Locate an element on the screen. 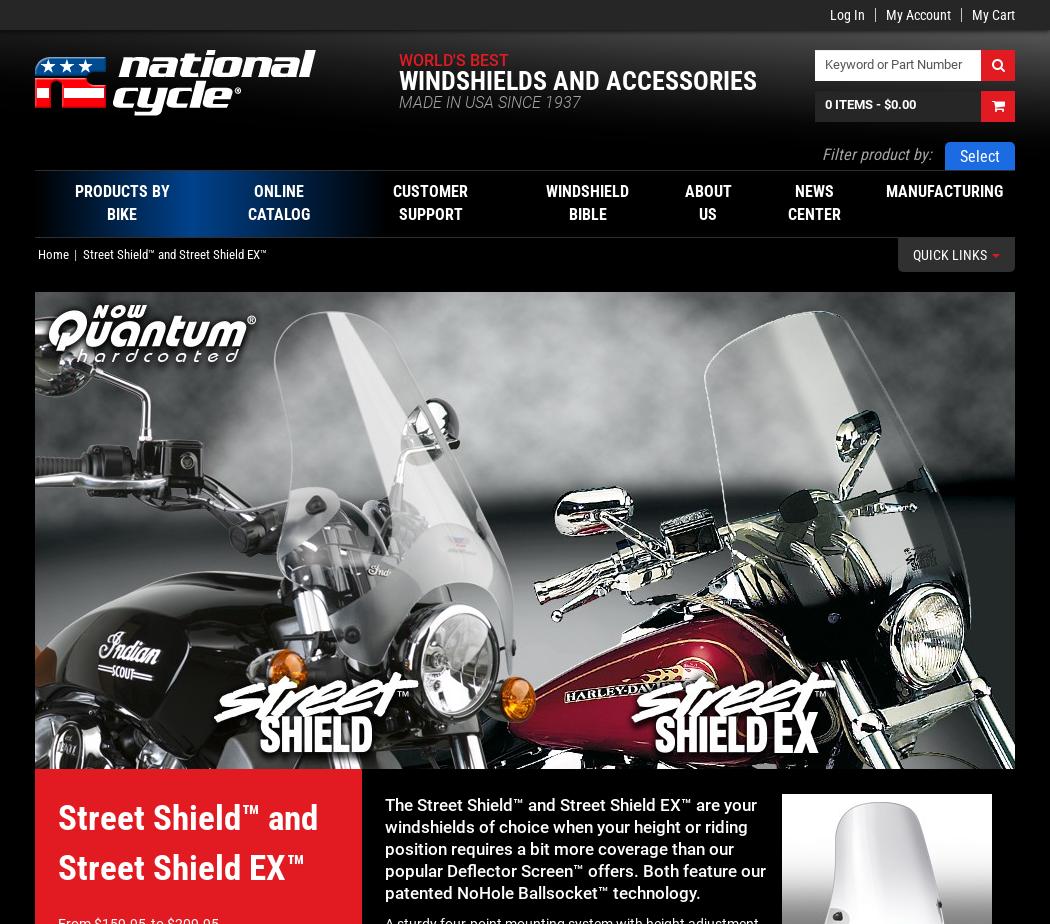  'Filter product by:' is located at coordinates (821, 154).